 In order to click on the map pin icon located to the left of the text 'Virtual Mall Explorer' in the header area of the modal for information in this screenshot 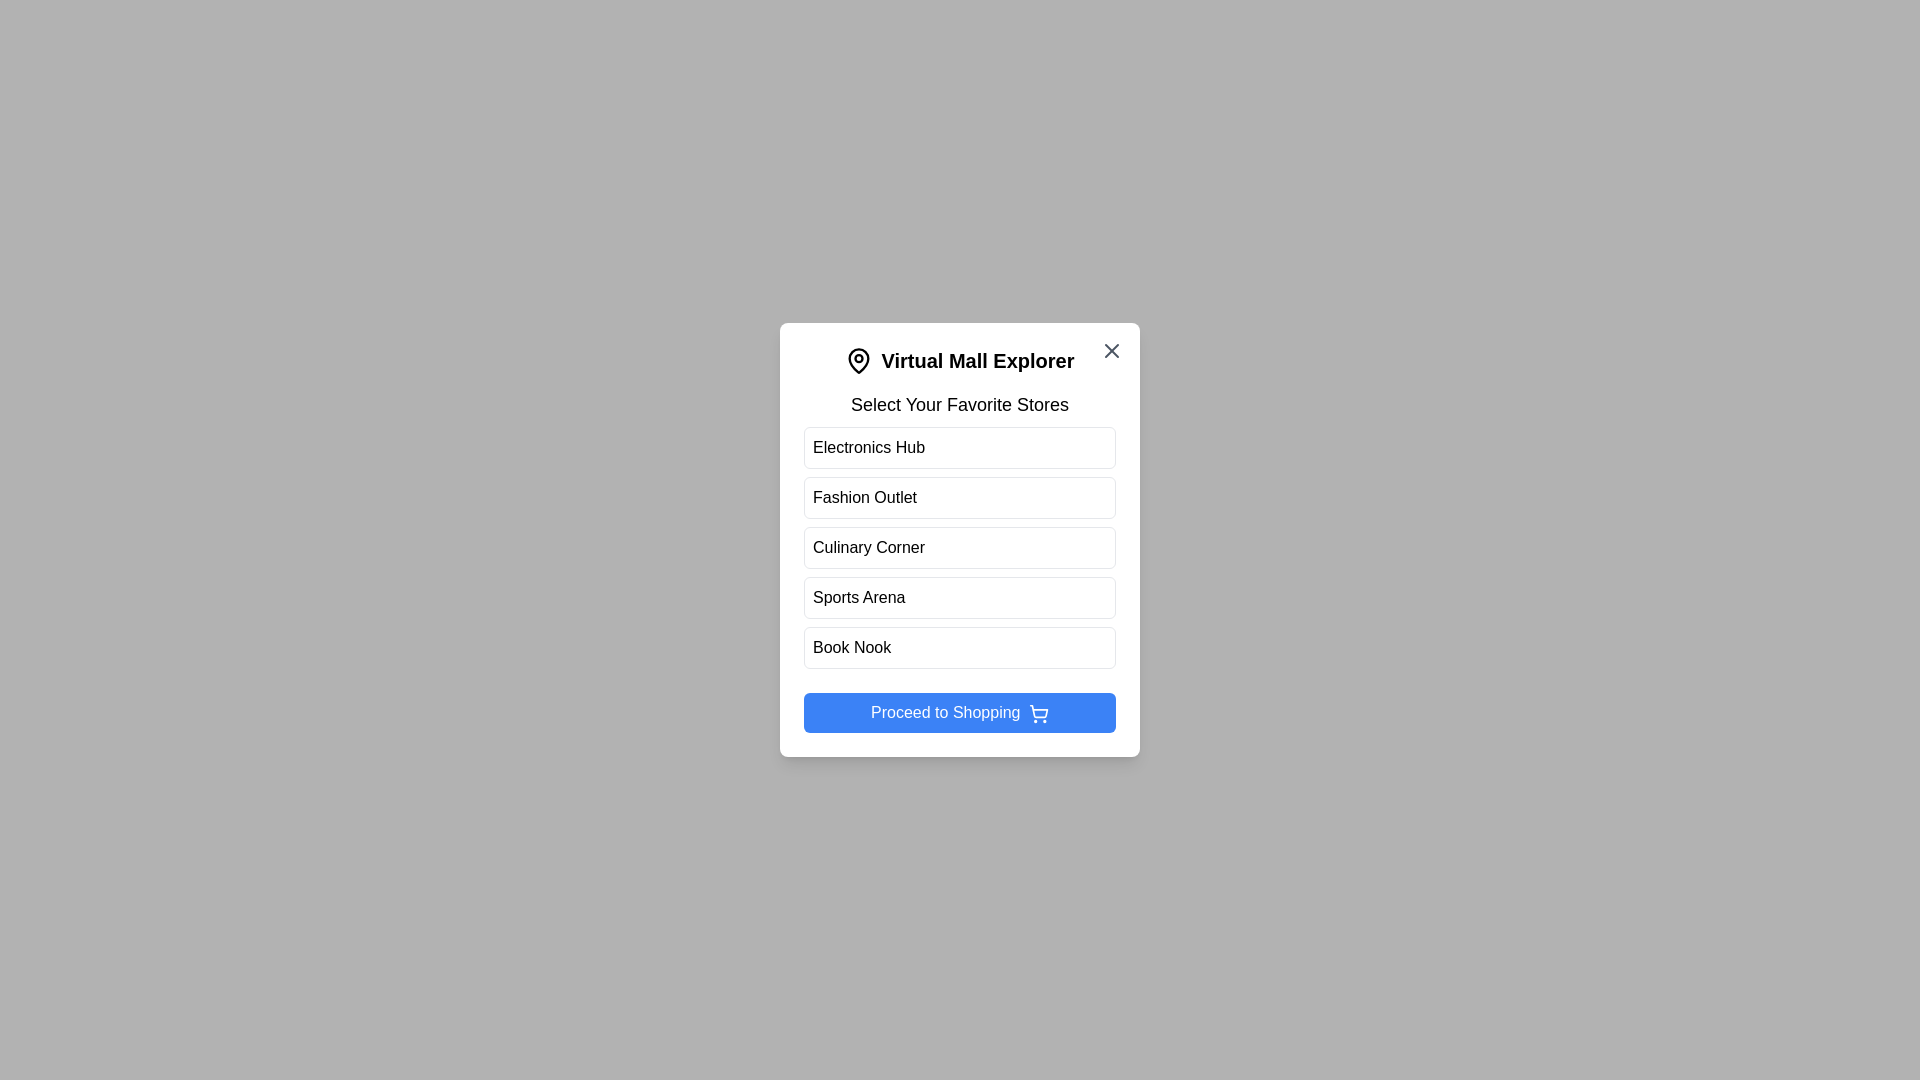, I will do `click(859, 361)`.